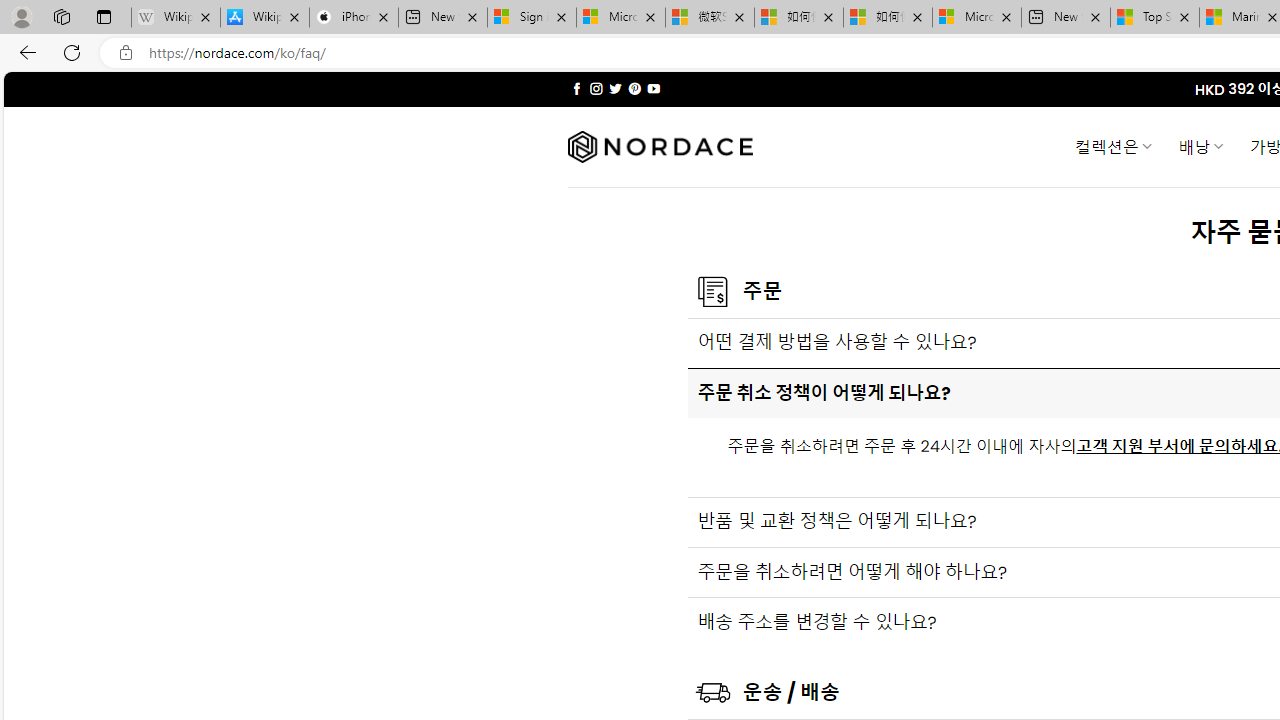 The width and height of the screenshot is (1280, 720). Describe the element at coordinates (595, 88) in the screenshot. I see `'Follow on Instagram'` at that location.